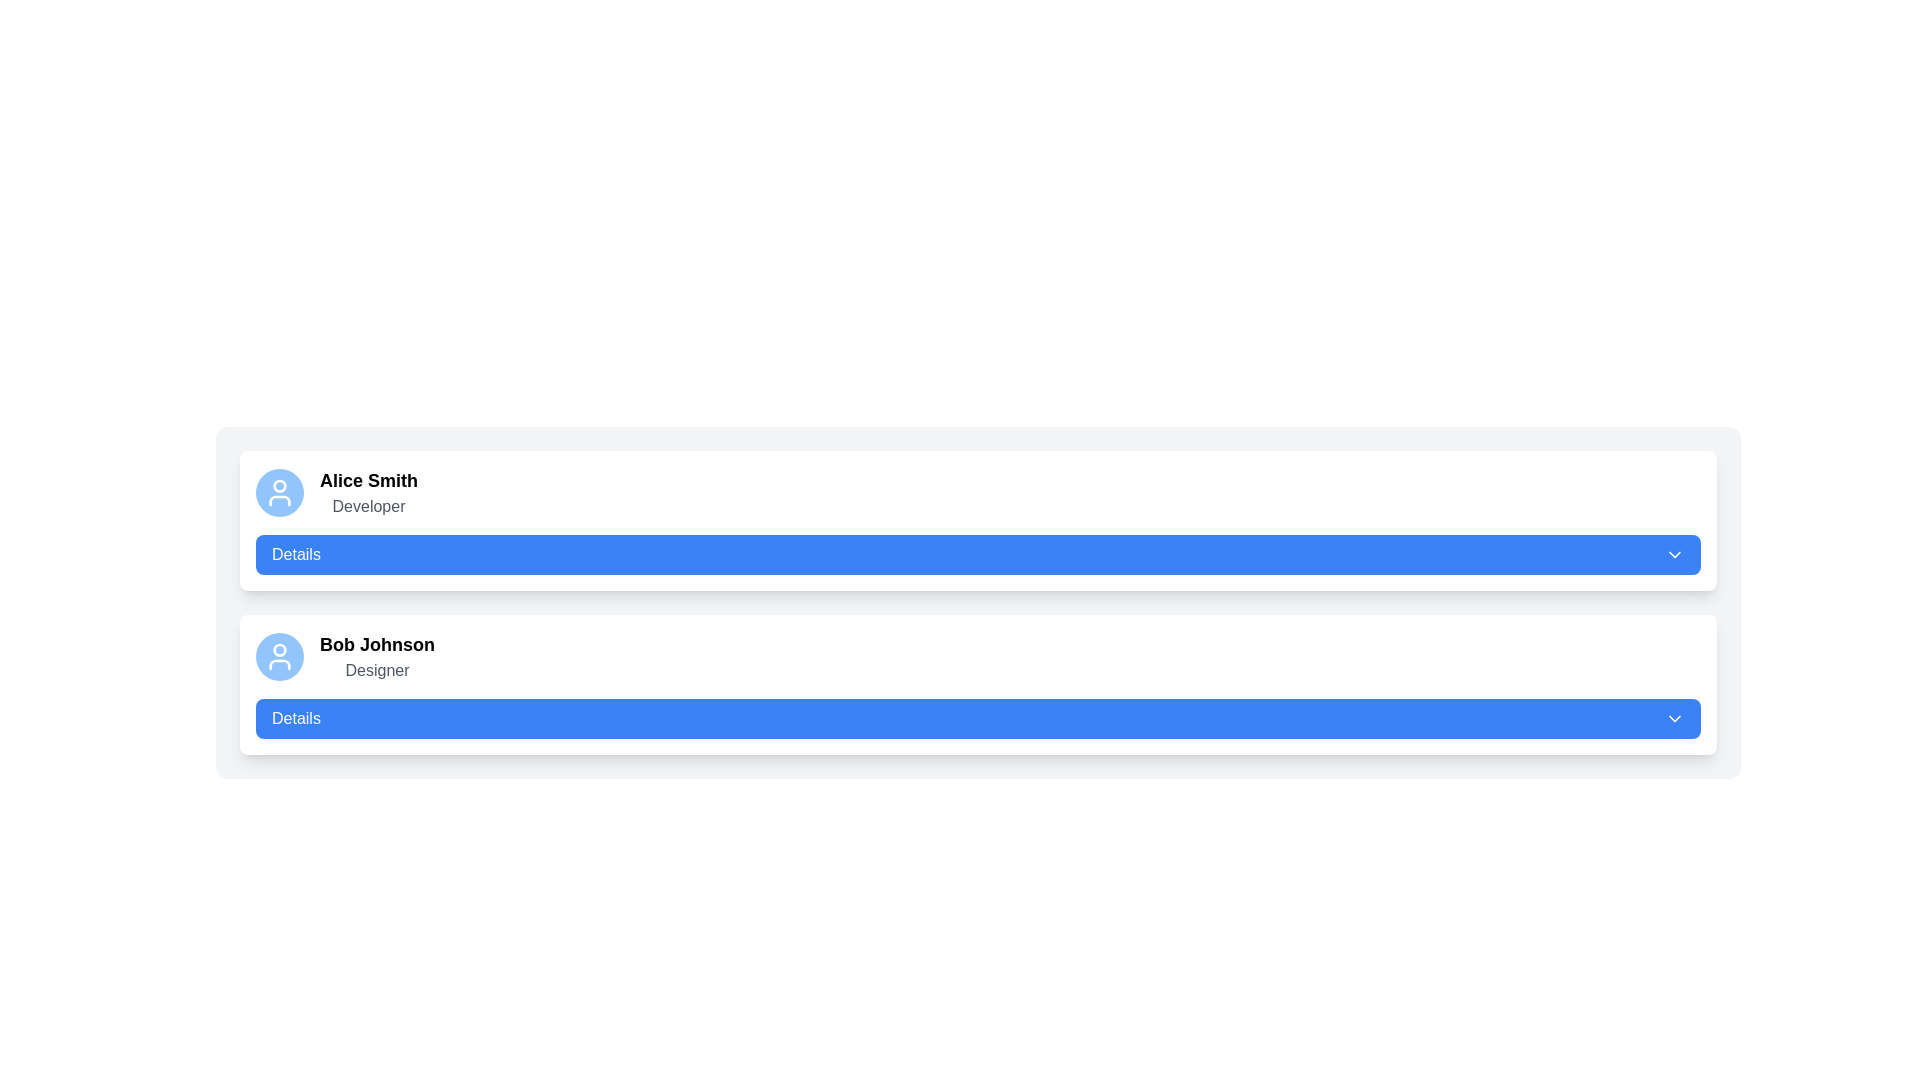  Describe the element at coordinates (278, 656) in the screenshot. I see `the avatar icon representing the user 'Bob Johnson', which is positioned to the left of his name and title 'Designer'` at that location.